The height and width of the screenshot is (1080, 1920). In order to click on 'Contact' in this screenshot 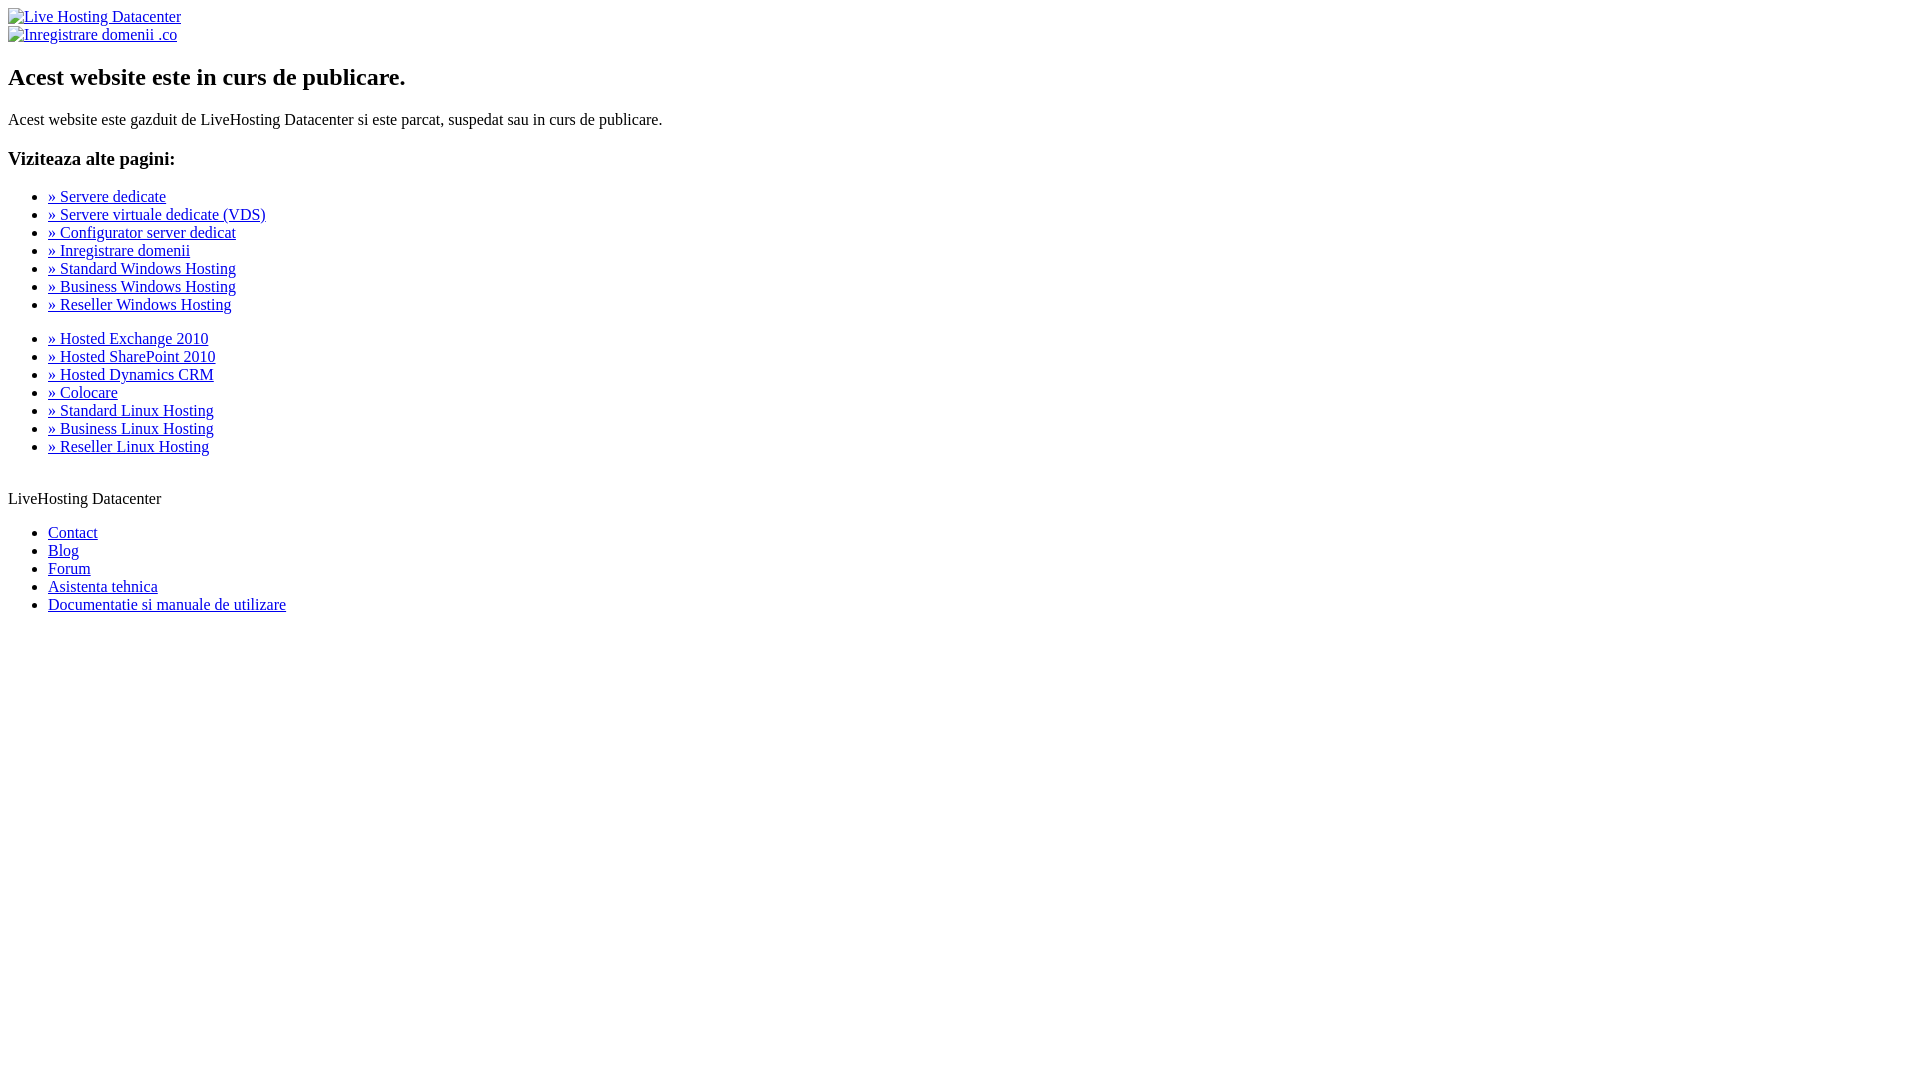, I will do `click(72, 531)`.